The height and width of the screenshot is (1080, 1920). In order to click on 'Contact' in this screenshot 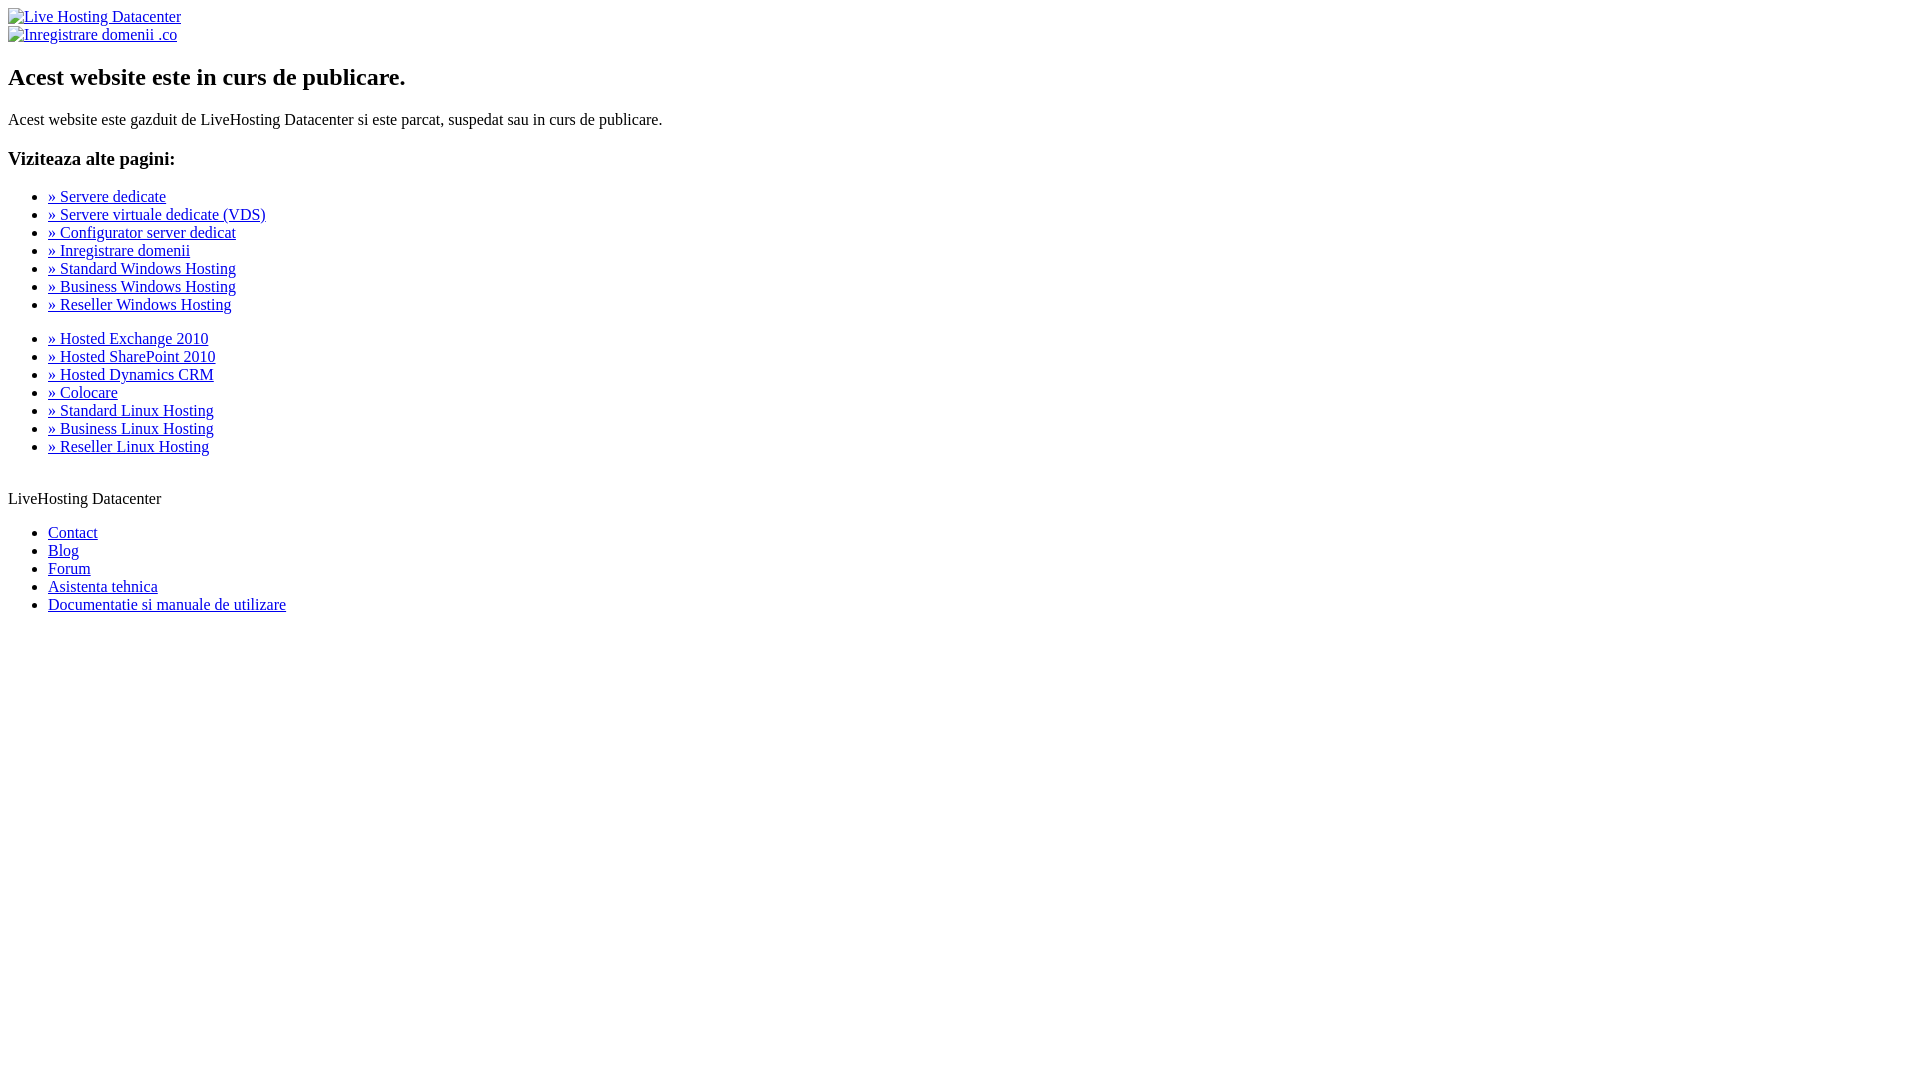, I will do `click(72, 531)`.